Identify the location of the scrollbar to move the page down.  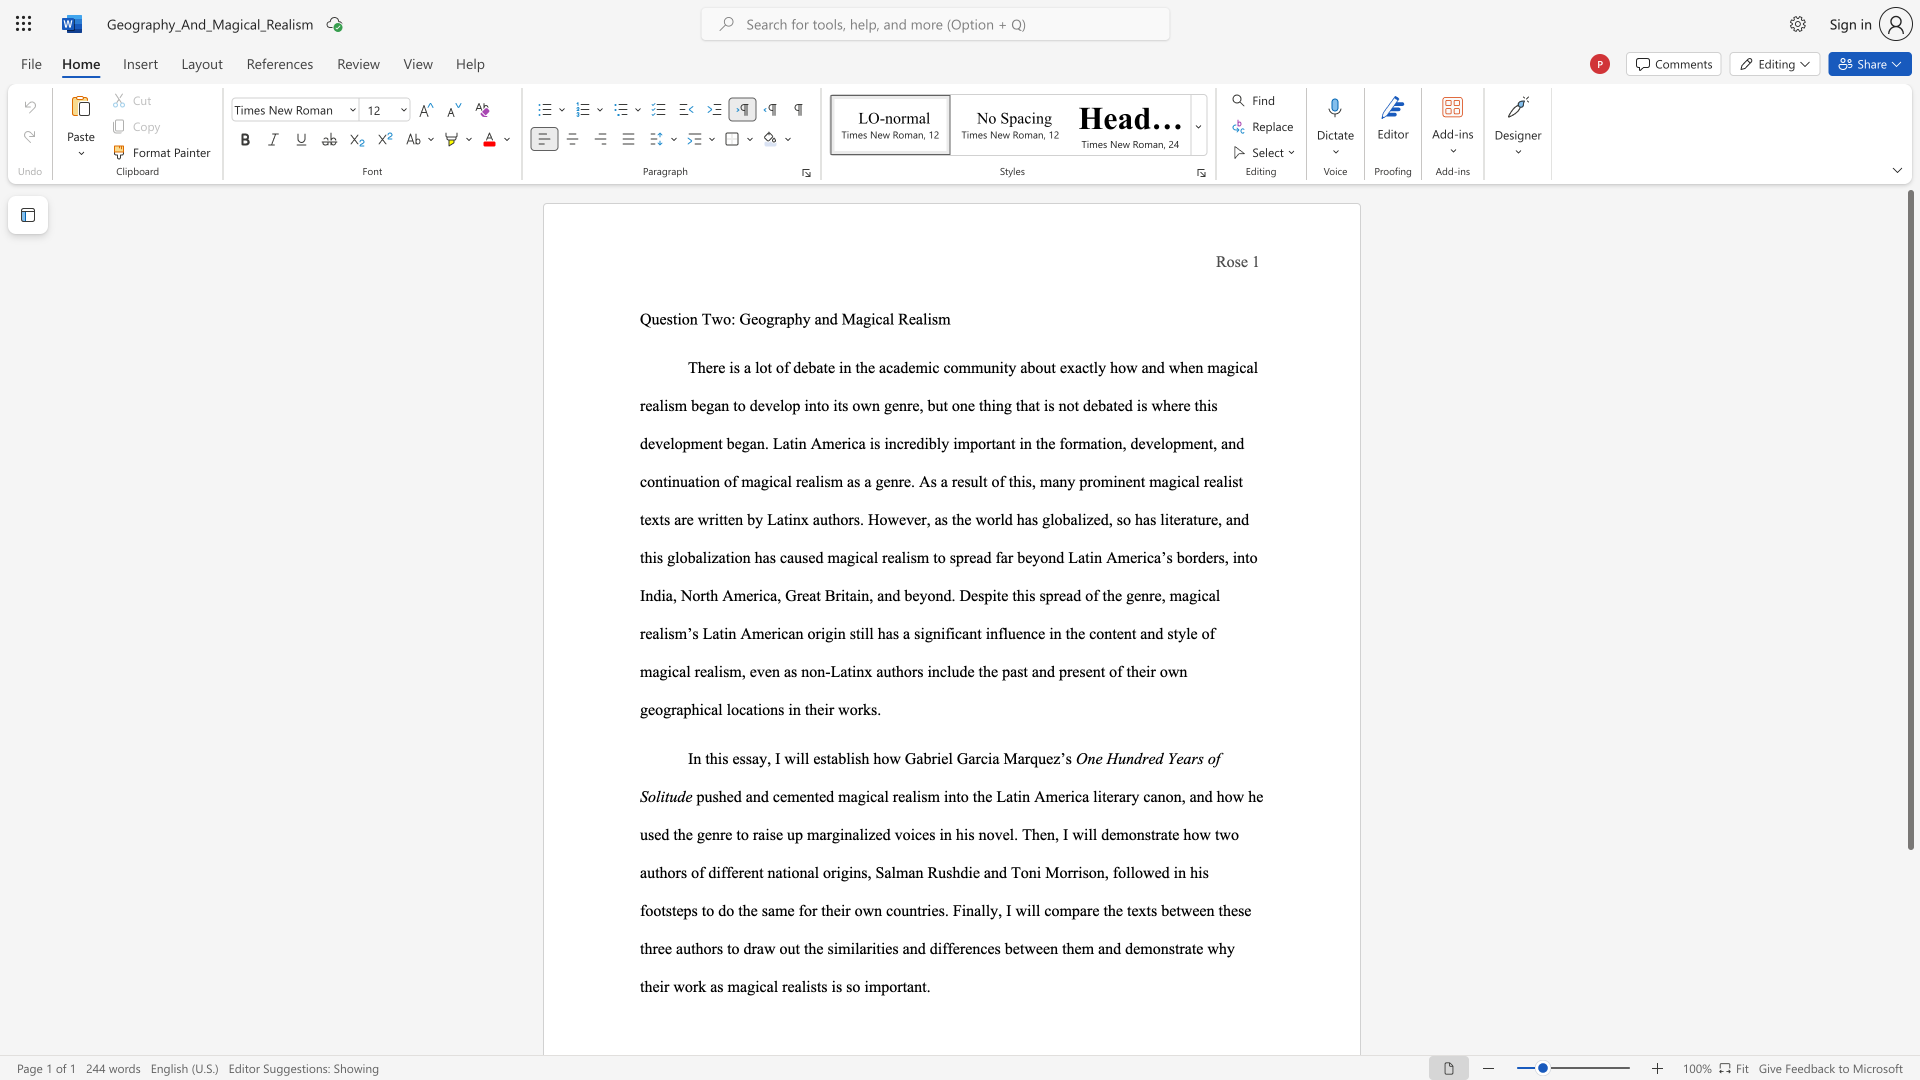
(1909, 968).